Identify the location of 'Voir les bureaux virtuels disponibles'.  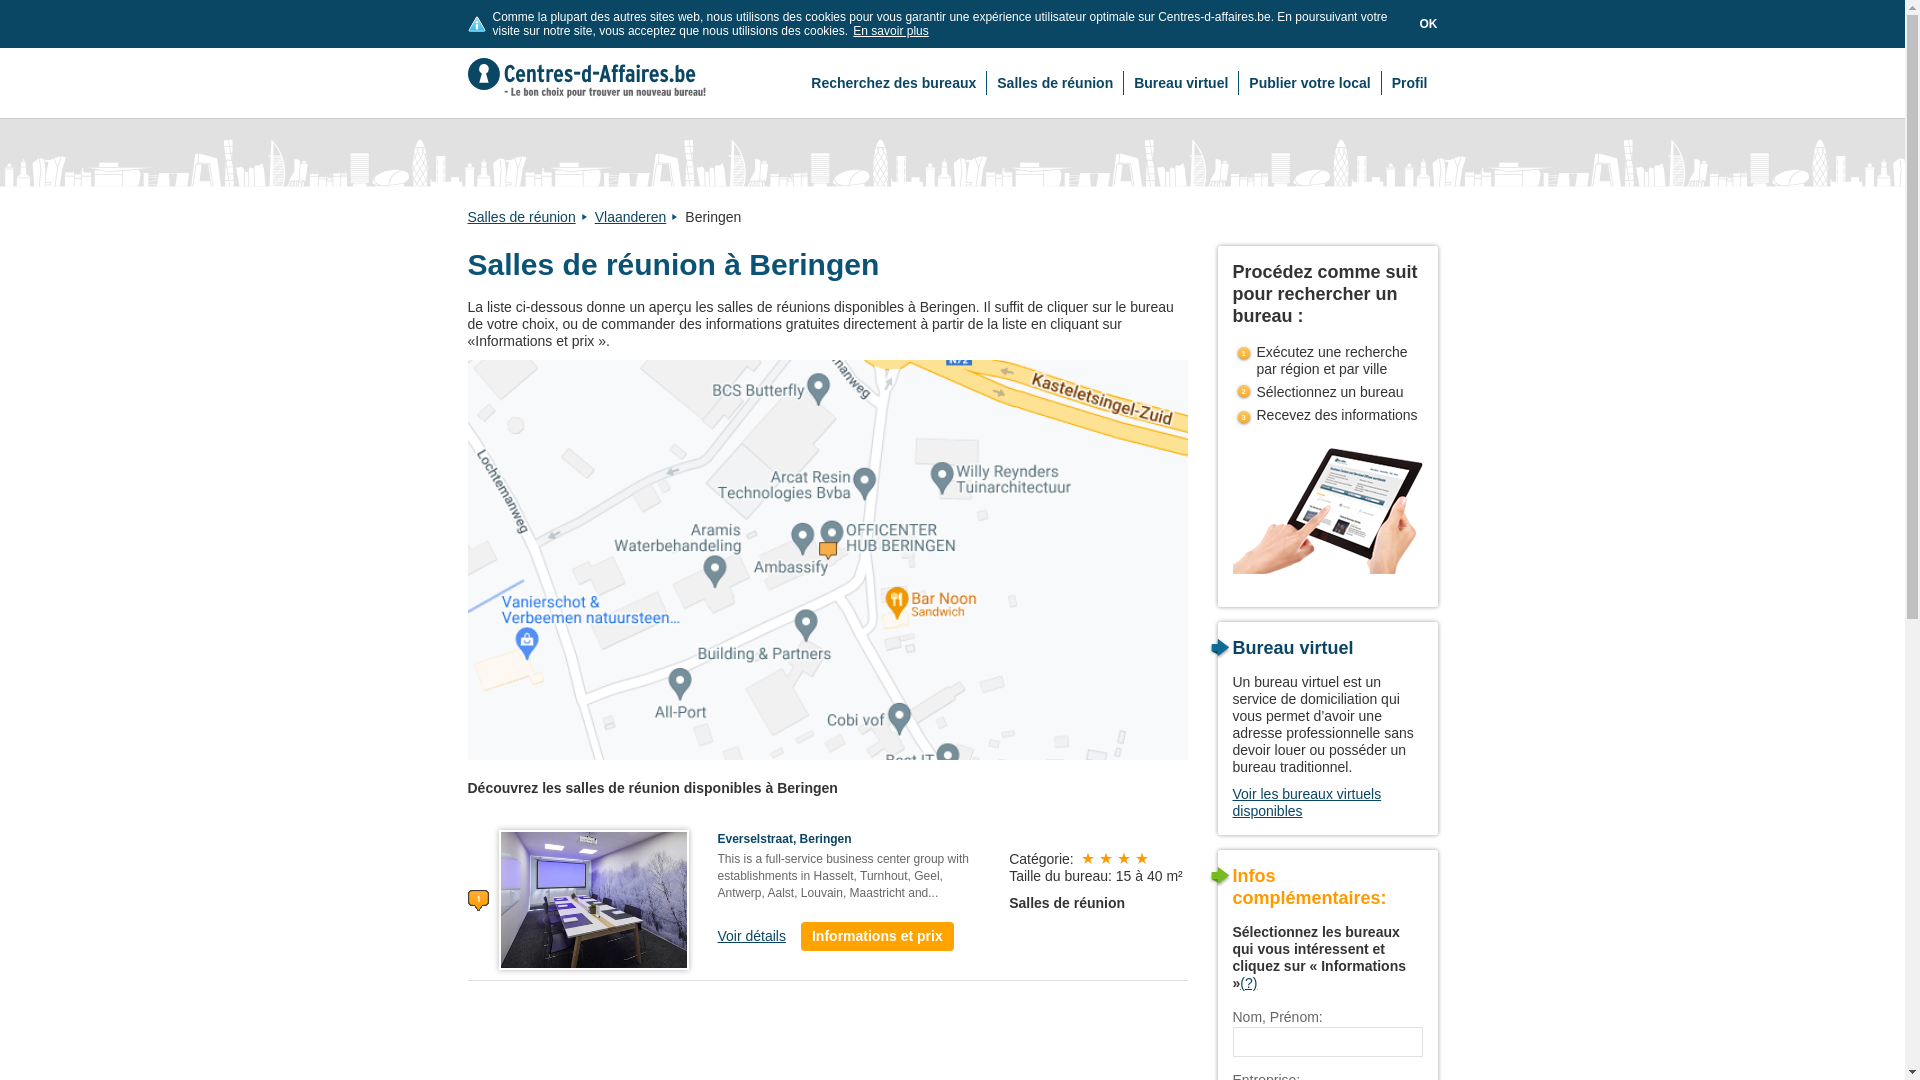
(1306, 801).